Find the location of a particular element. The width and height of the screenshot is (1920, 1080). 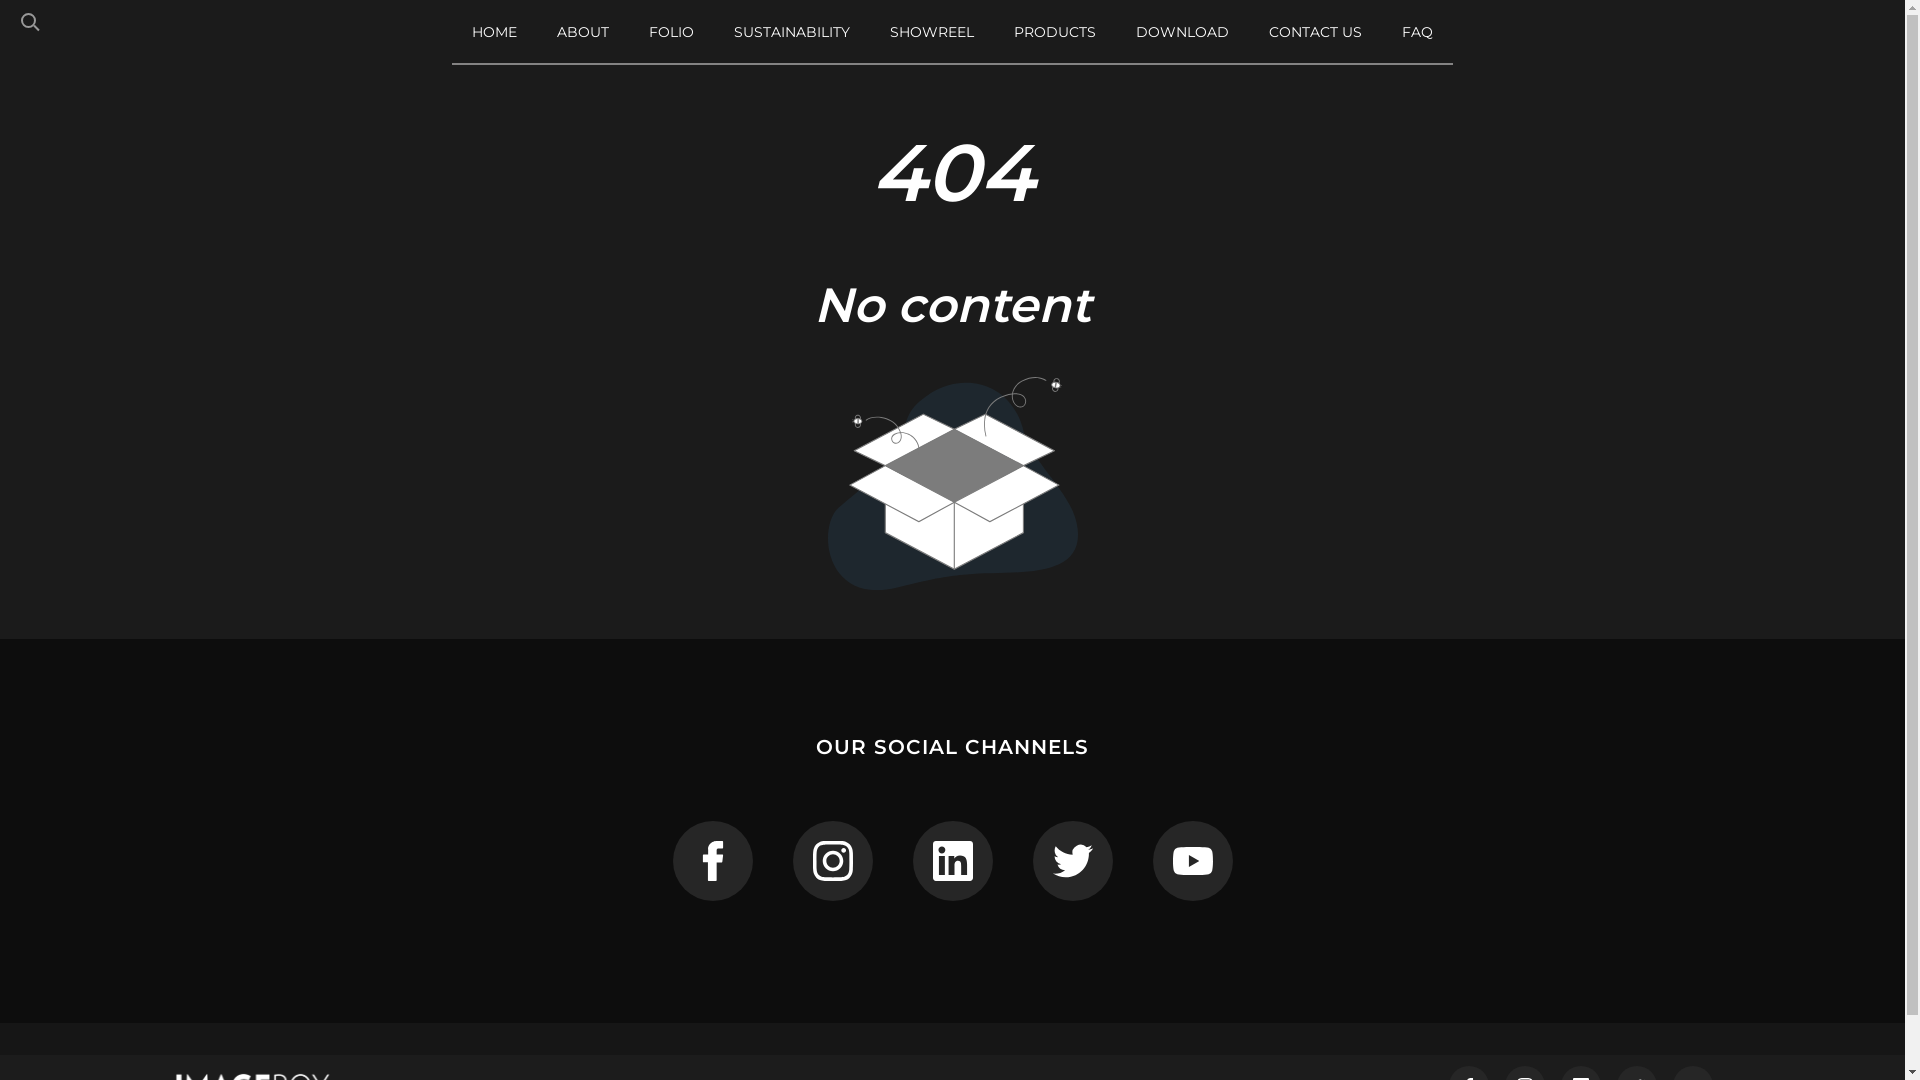

'PRODUCTS' is located at coordinates (1054, 32).